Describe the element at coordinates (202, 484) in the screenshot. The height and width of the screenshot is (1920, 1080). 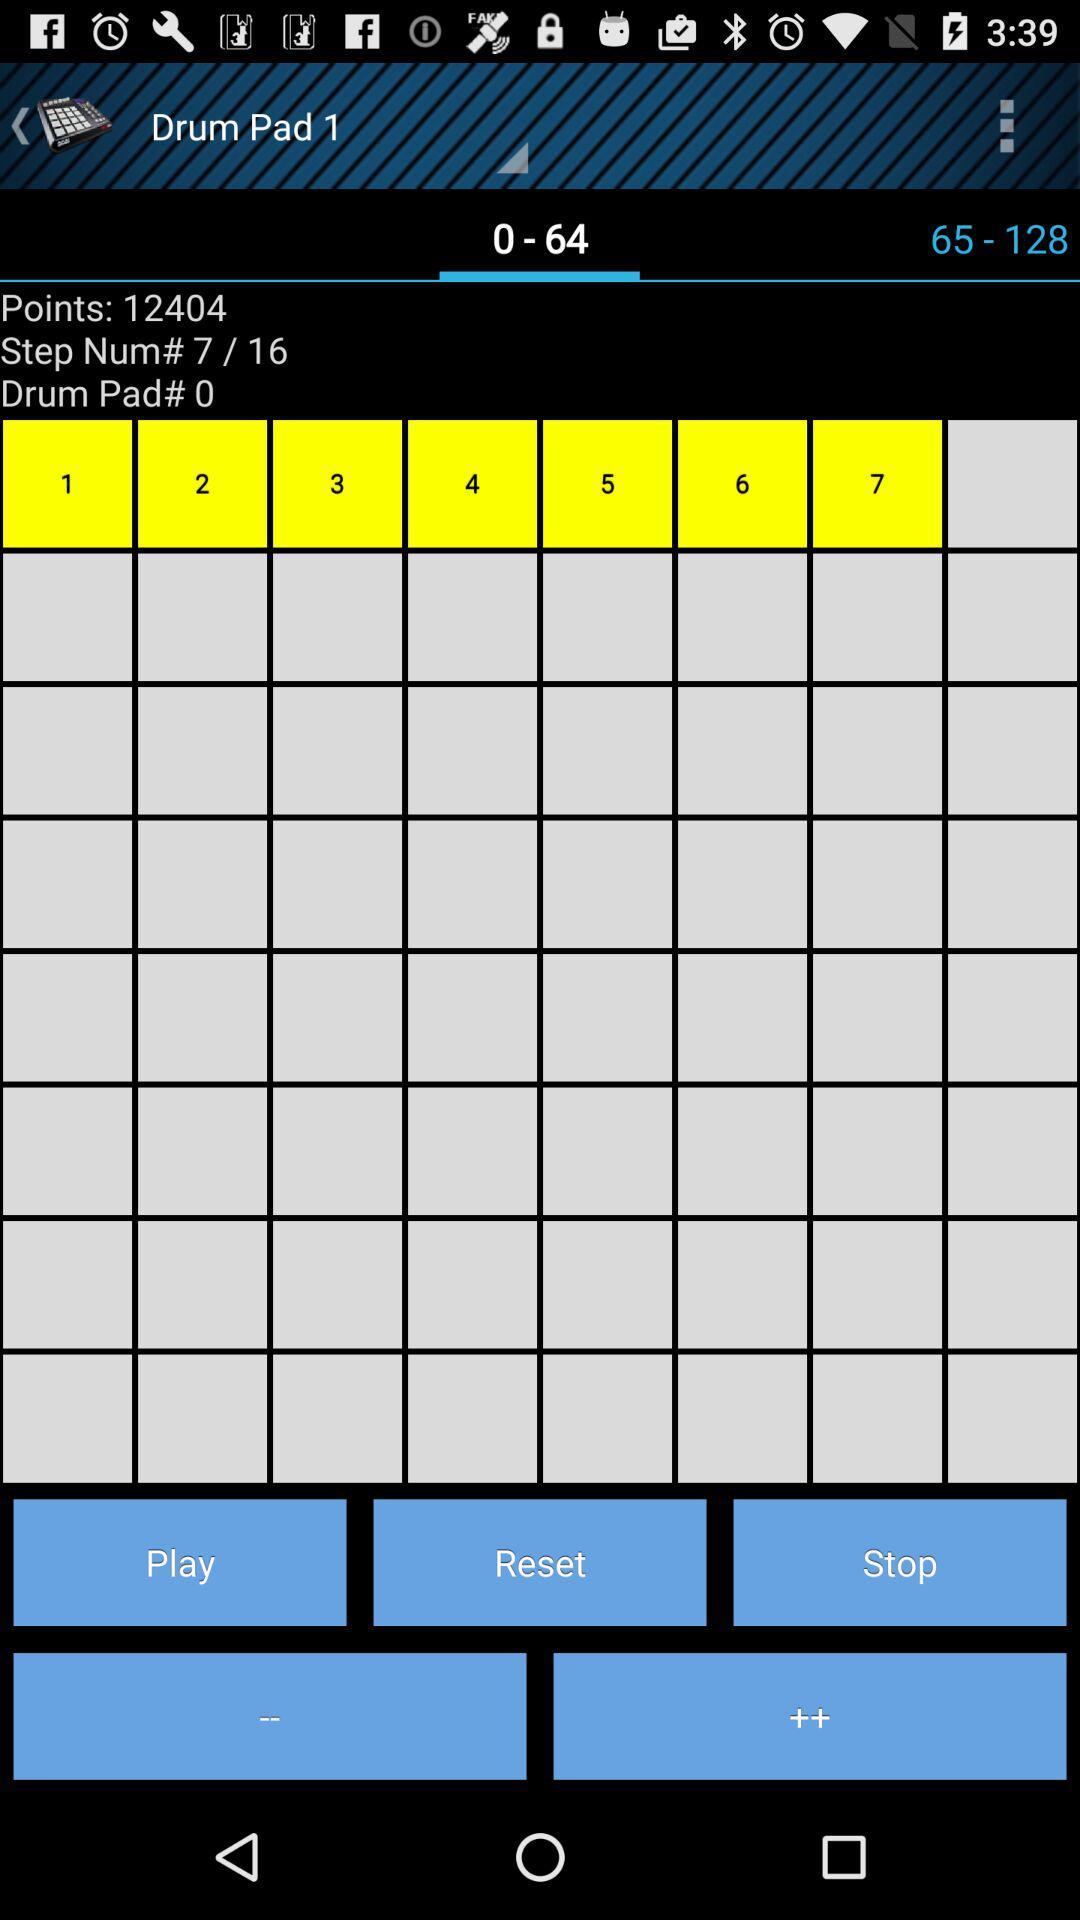
I see `yellow box with text 2` at that location.